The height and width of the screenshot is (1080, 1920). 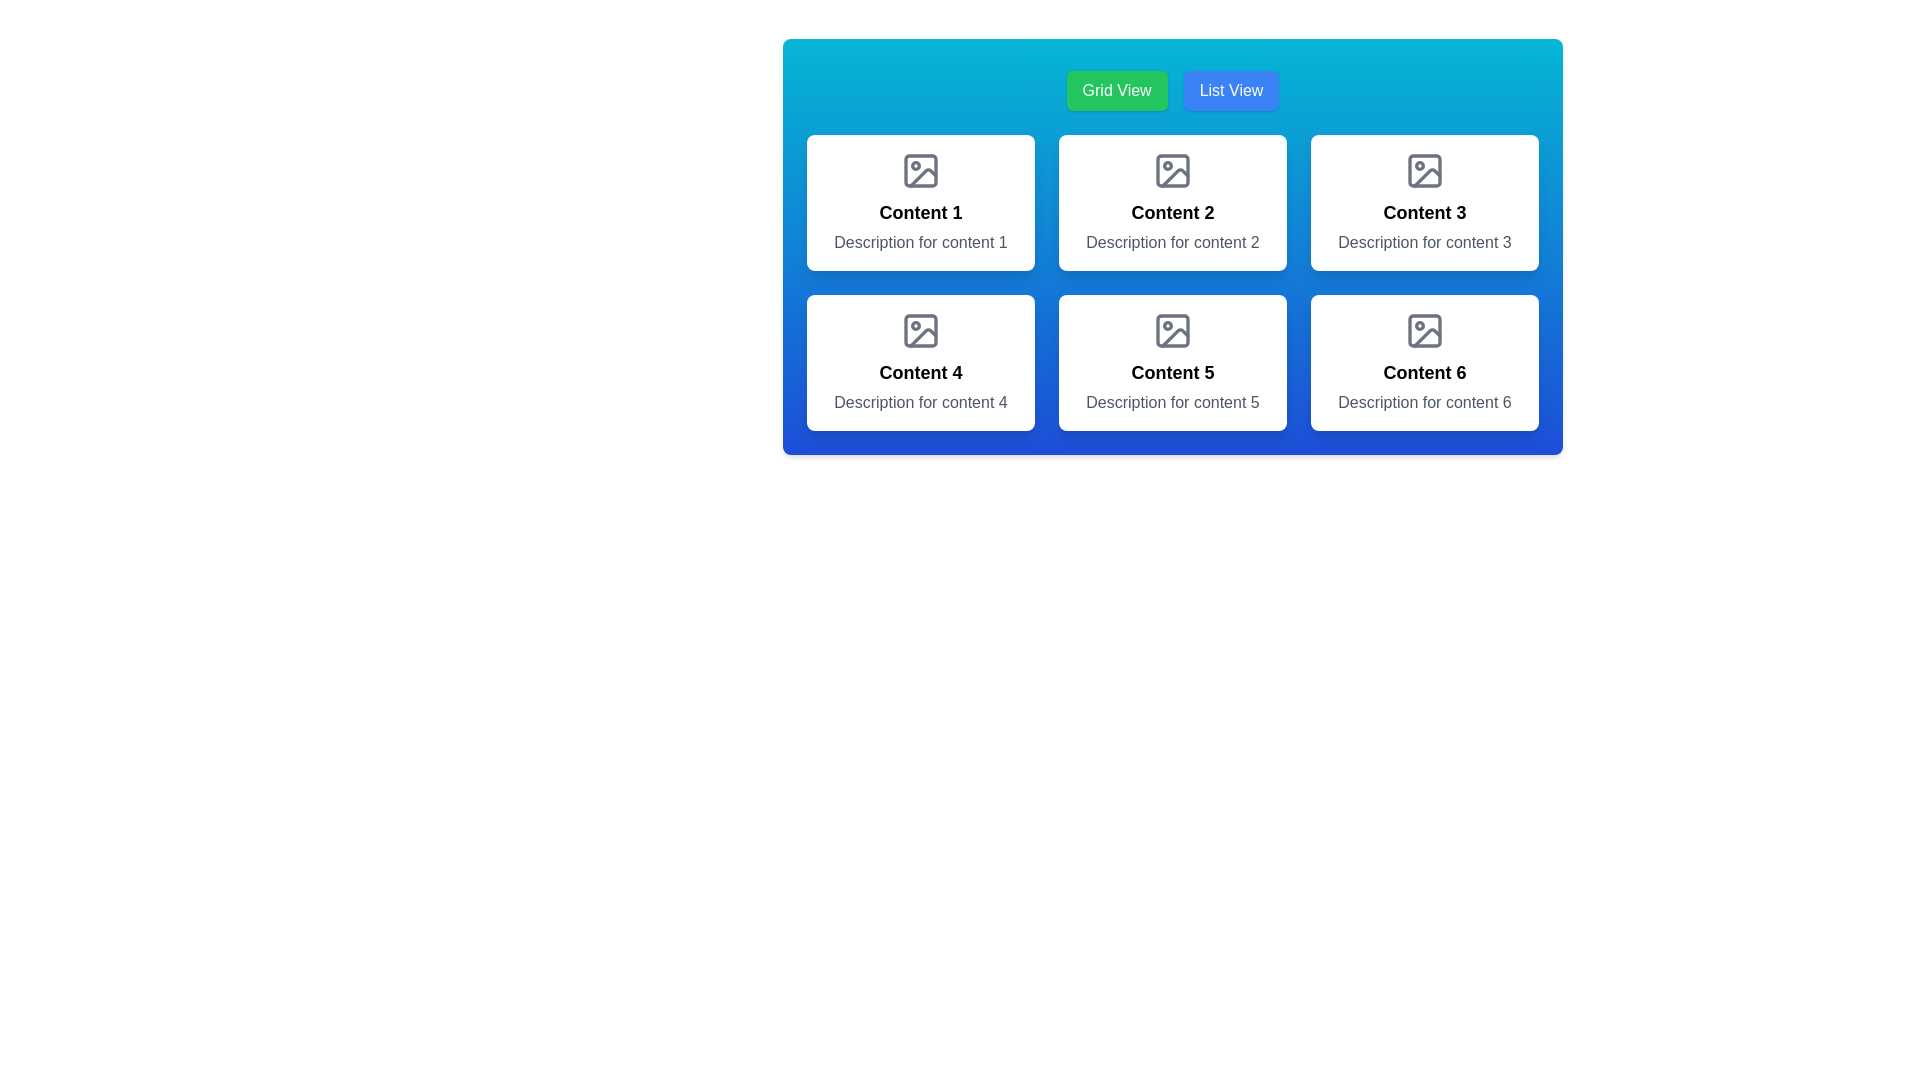 What do you see at coordinates (1424, 242) in the screenshot?
I see `the text label providing contextual information for the card labeled 'Content 3', which is positioned directly below the title within the third card of a 3x2 grid layout` at bounding box center [1424, 242].